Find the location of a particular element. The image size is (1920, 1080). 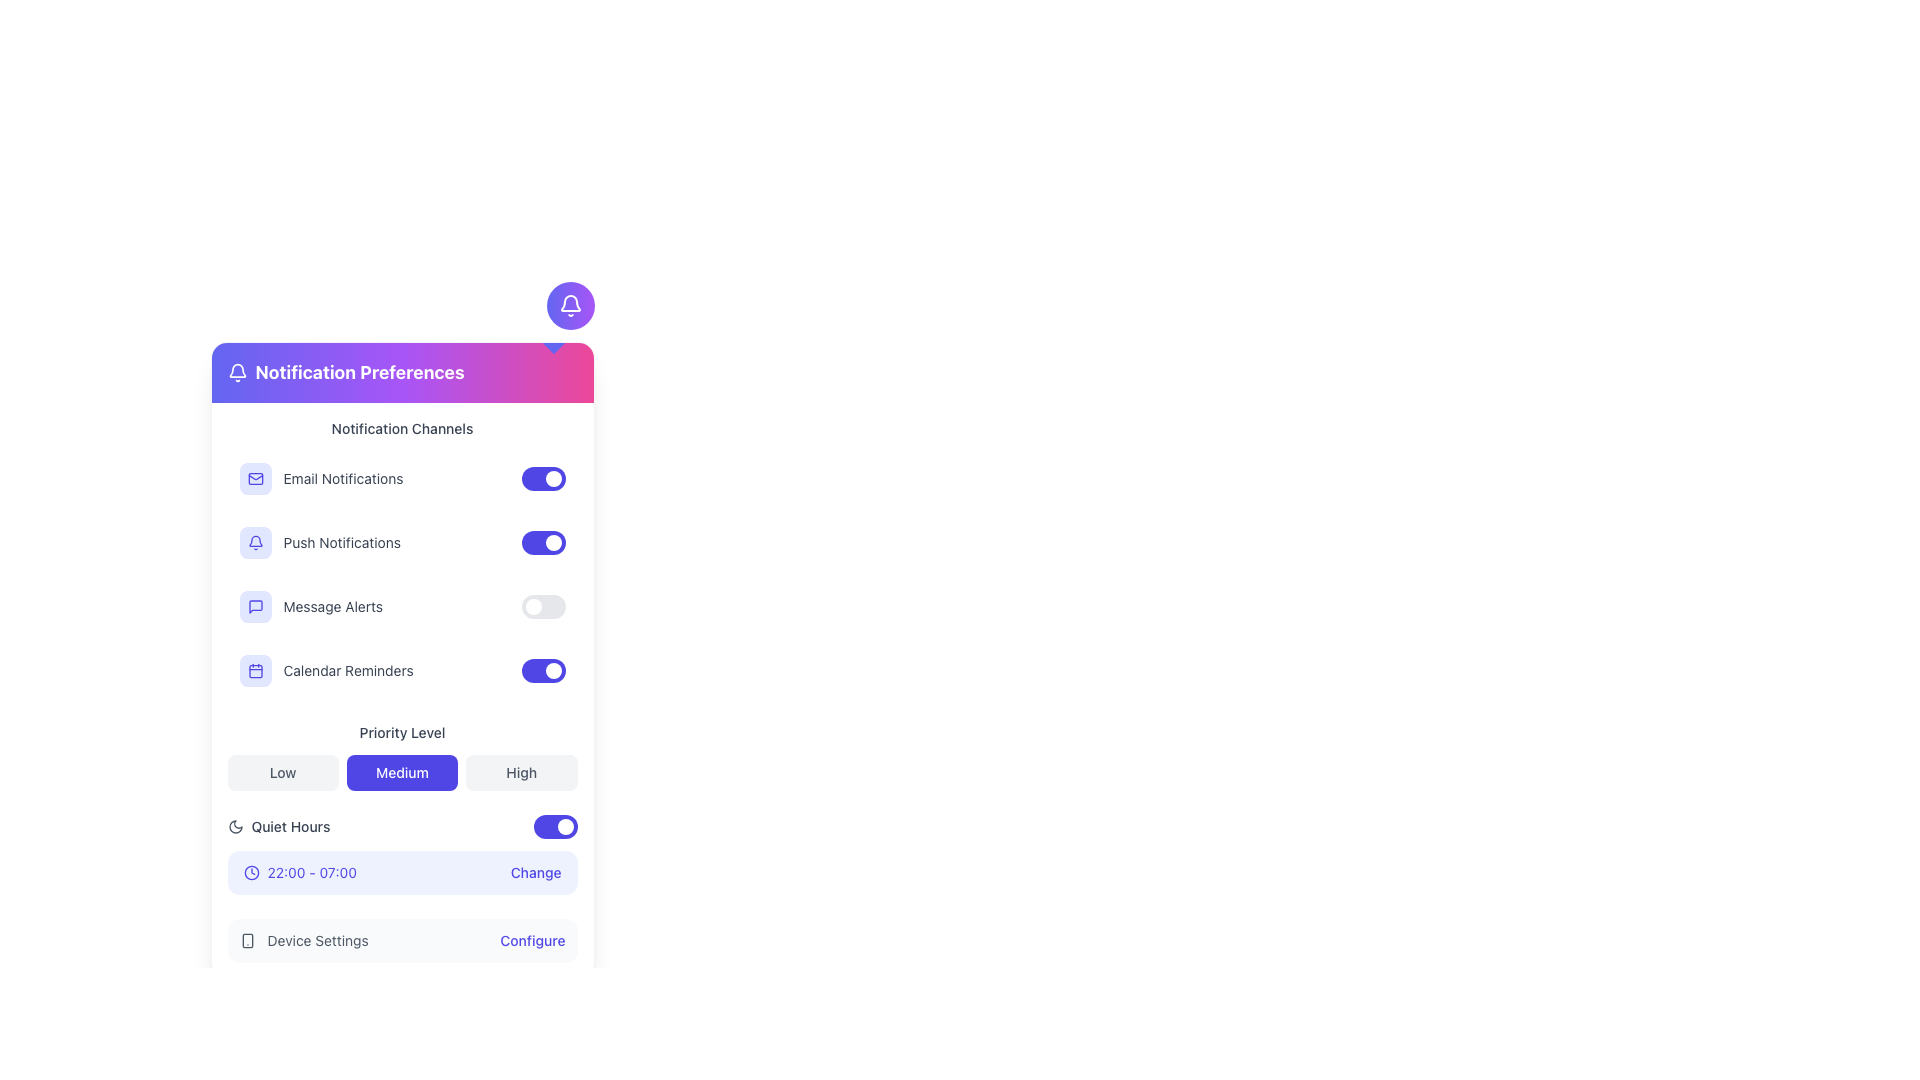

time period indicated by the text label in the 'Quiet Hours' section, which is situated below the 'Priority Level' section and between a clock icon and a 'Change' button is located at coordinates (311, 871).